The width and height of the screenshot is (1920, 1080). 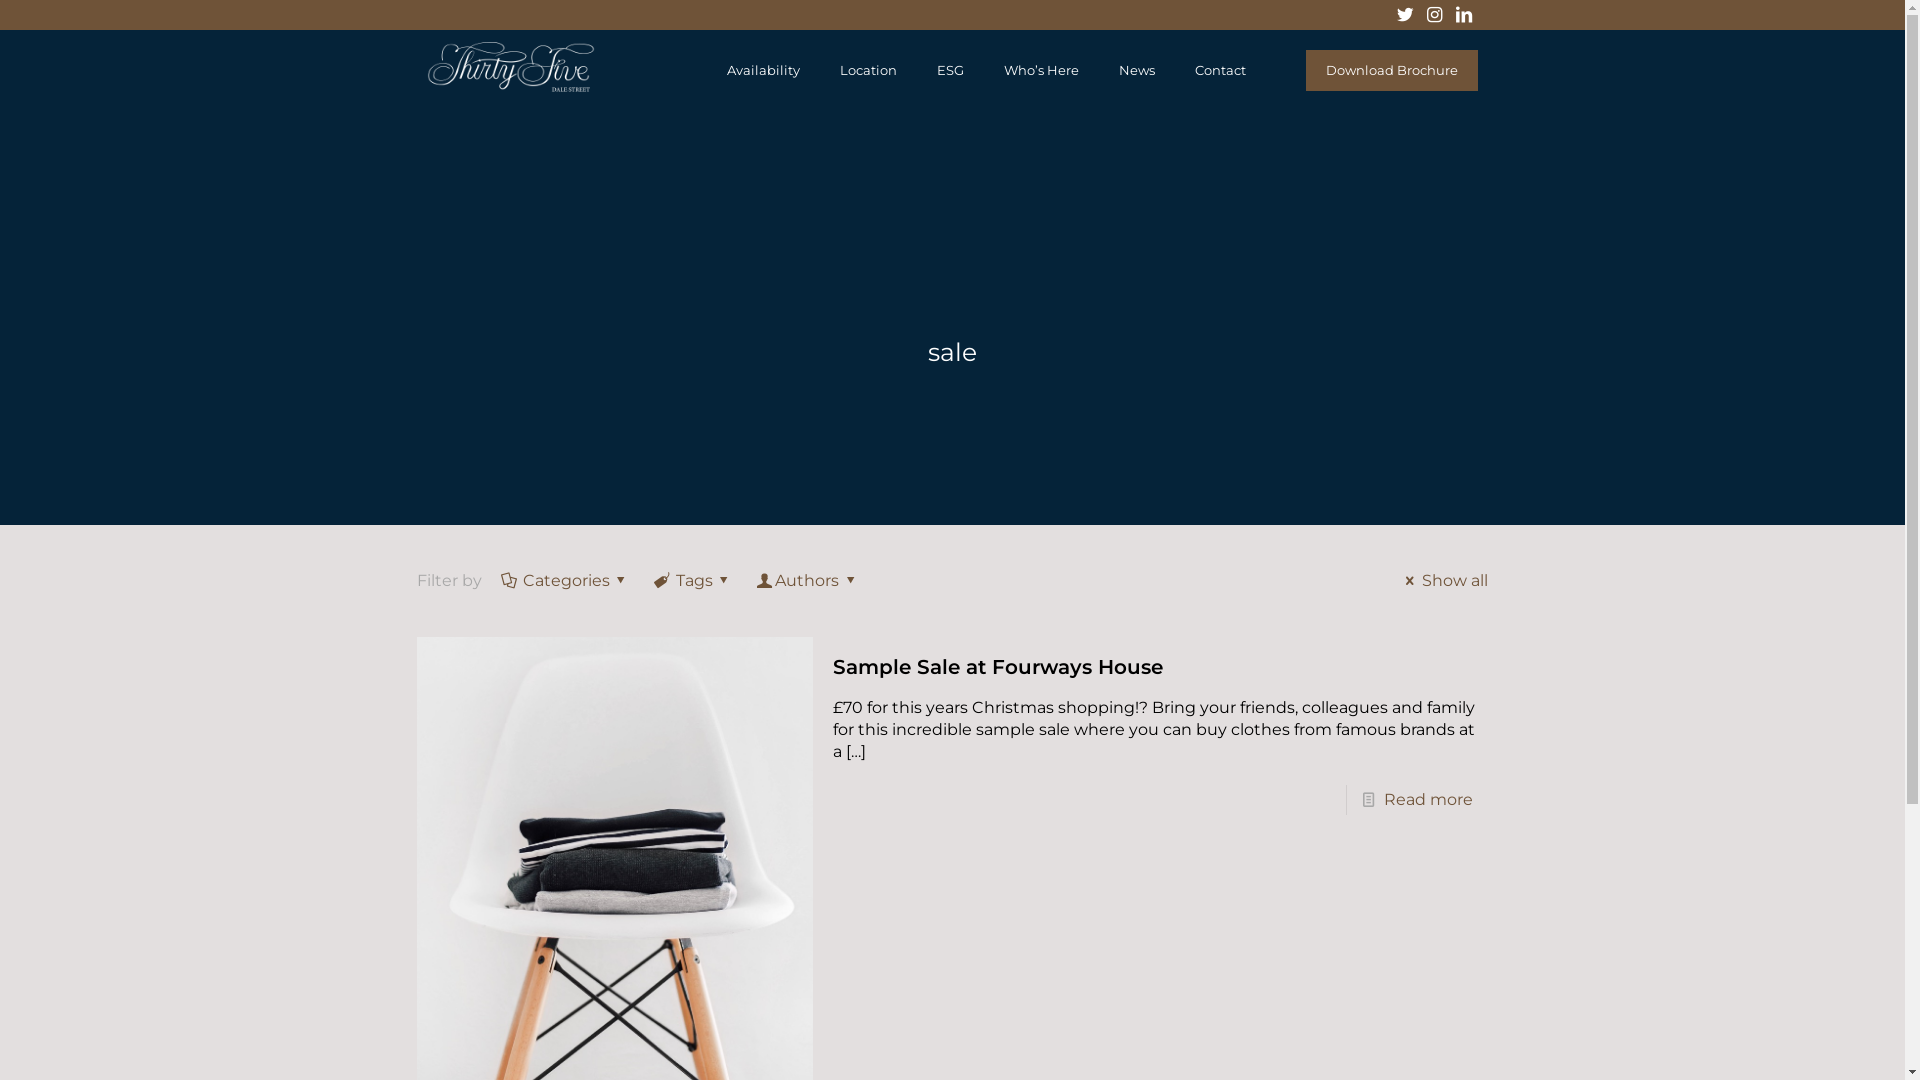 I want to click on 'Download Brochure', so click(x=1305, y=69).